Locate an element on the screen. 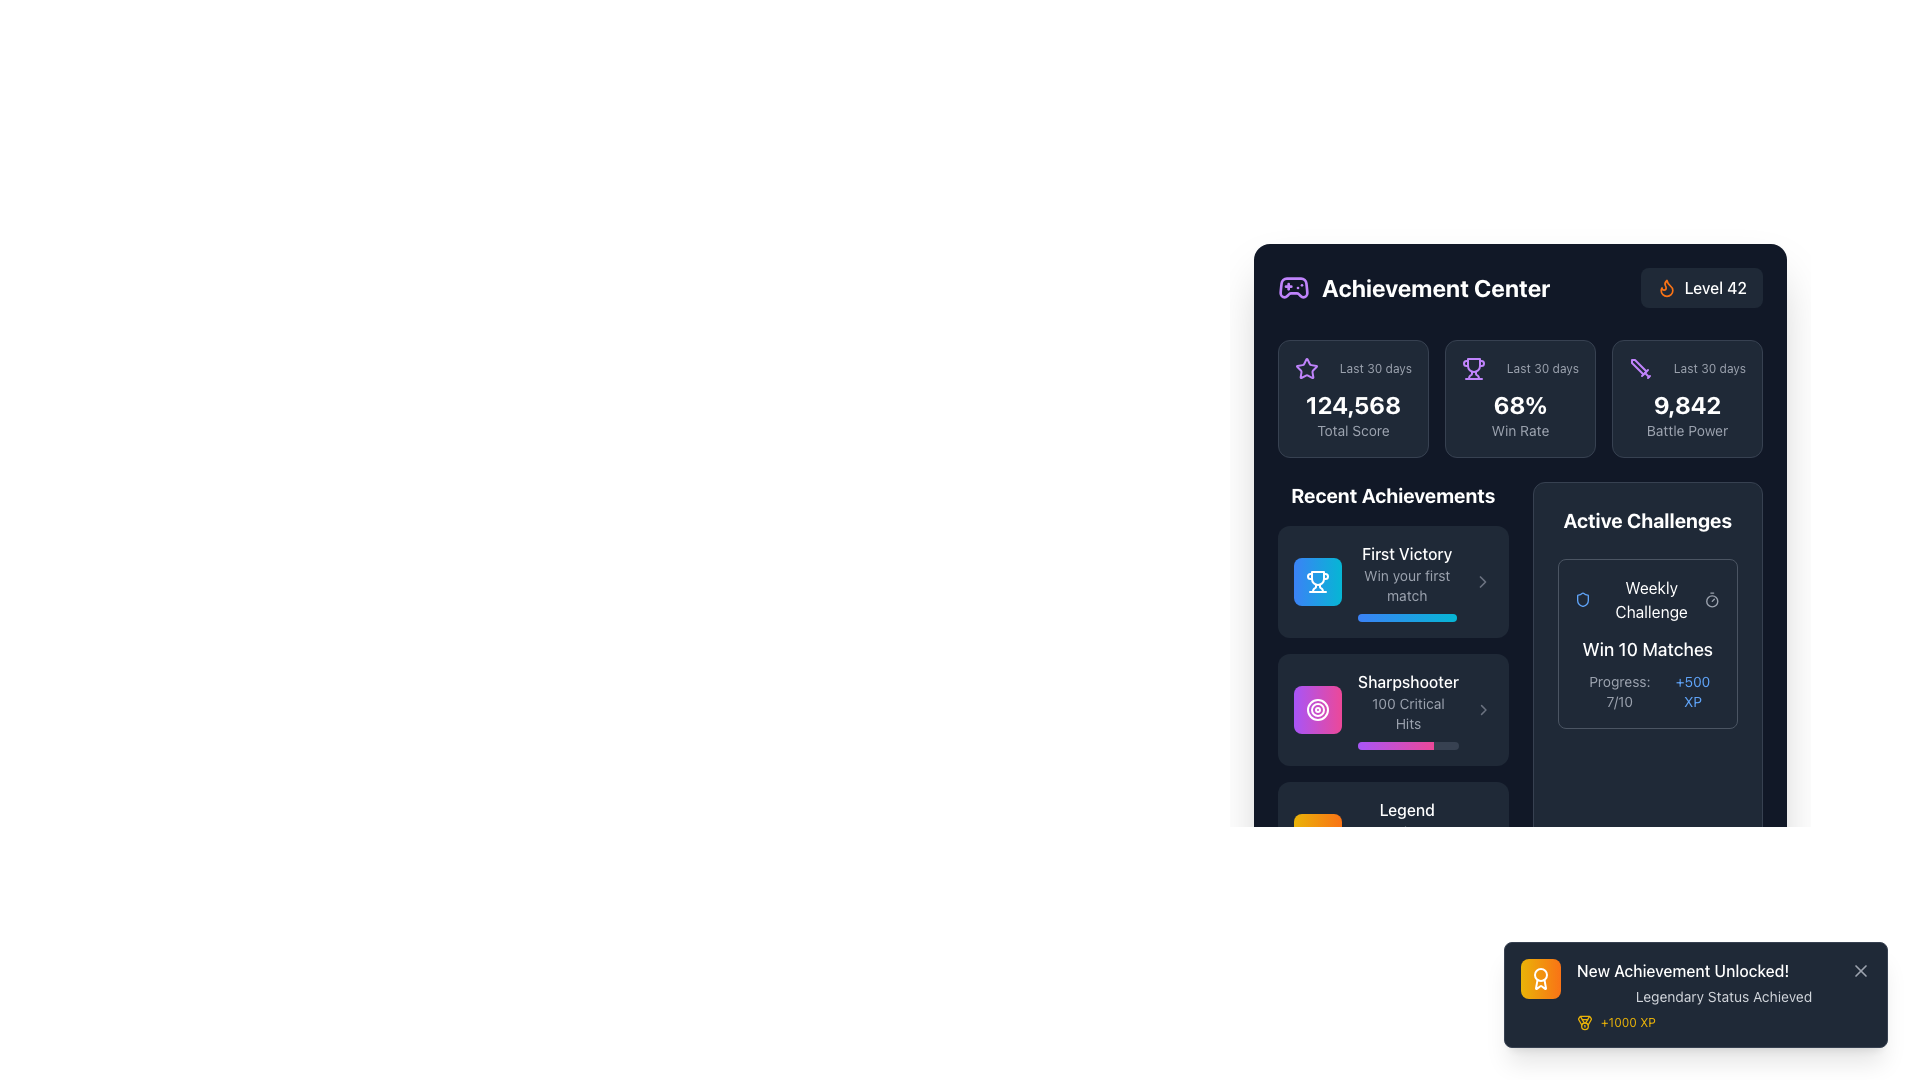  the non-interactive header Text label that indicates the section related to active challenges, located in the upper-right section of the interface is located at coordinates (1647, 519).